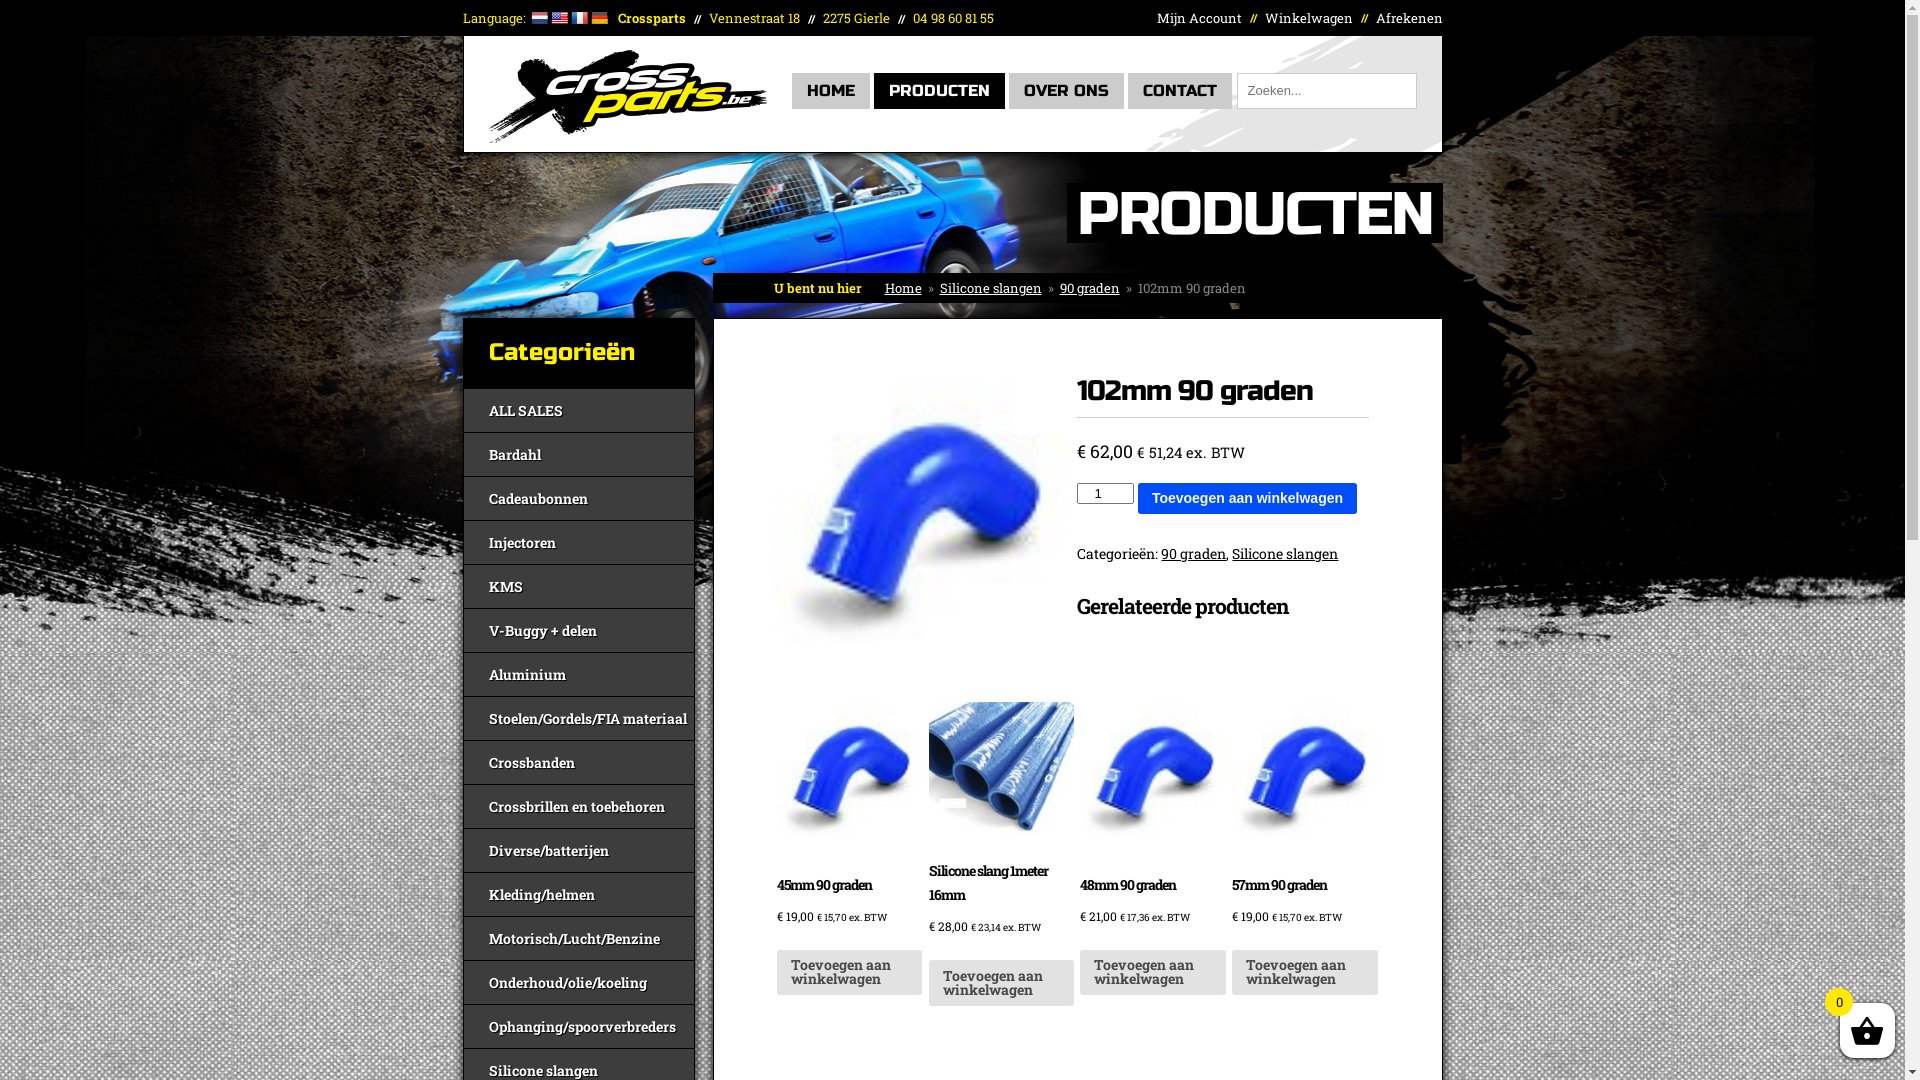  I want to click on 'Ophanging/spoorverbreders', so click(578, 1026).